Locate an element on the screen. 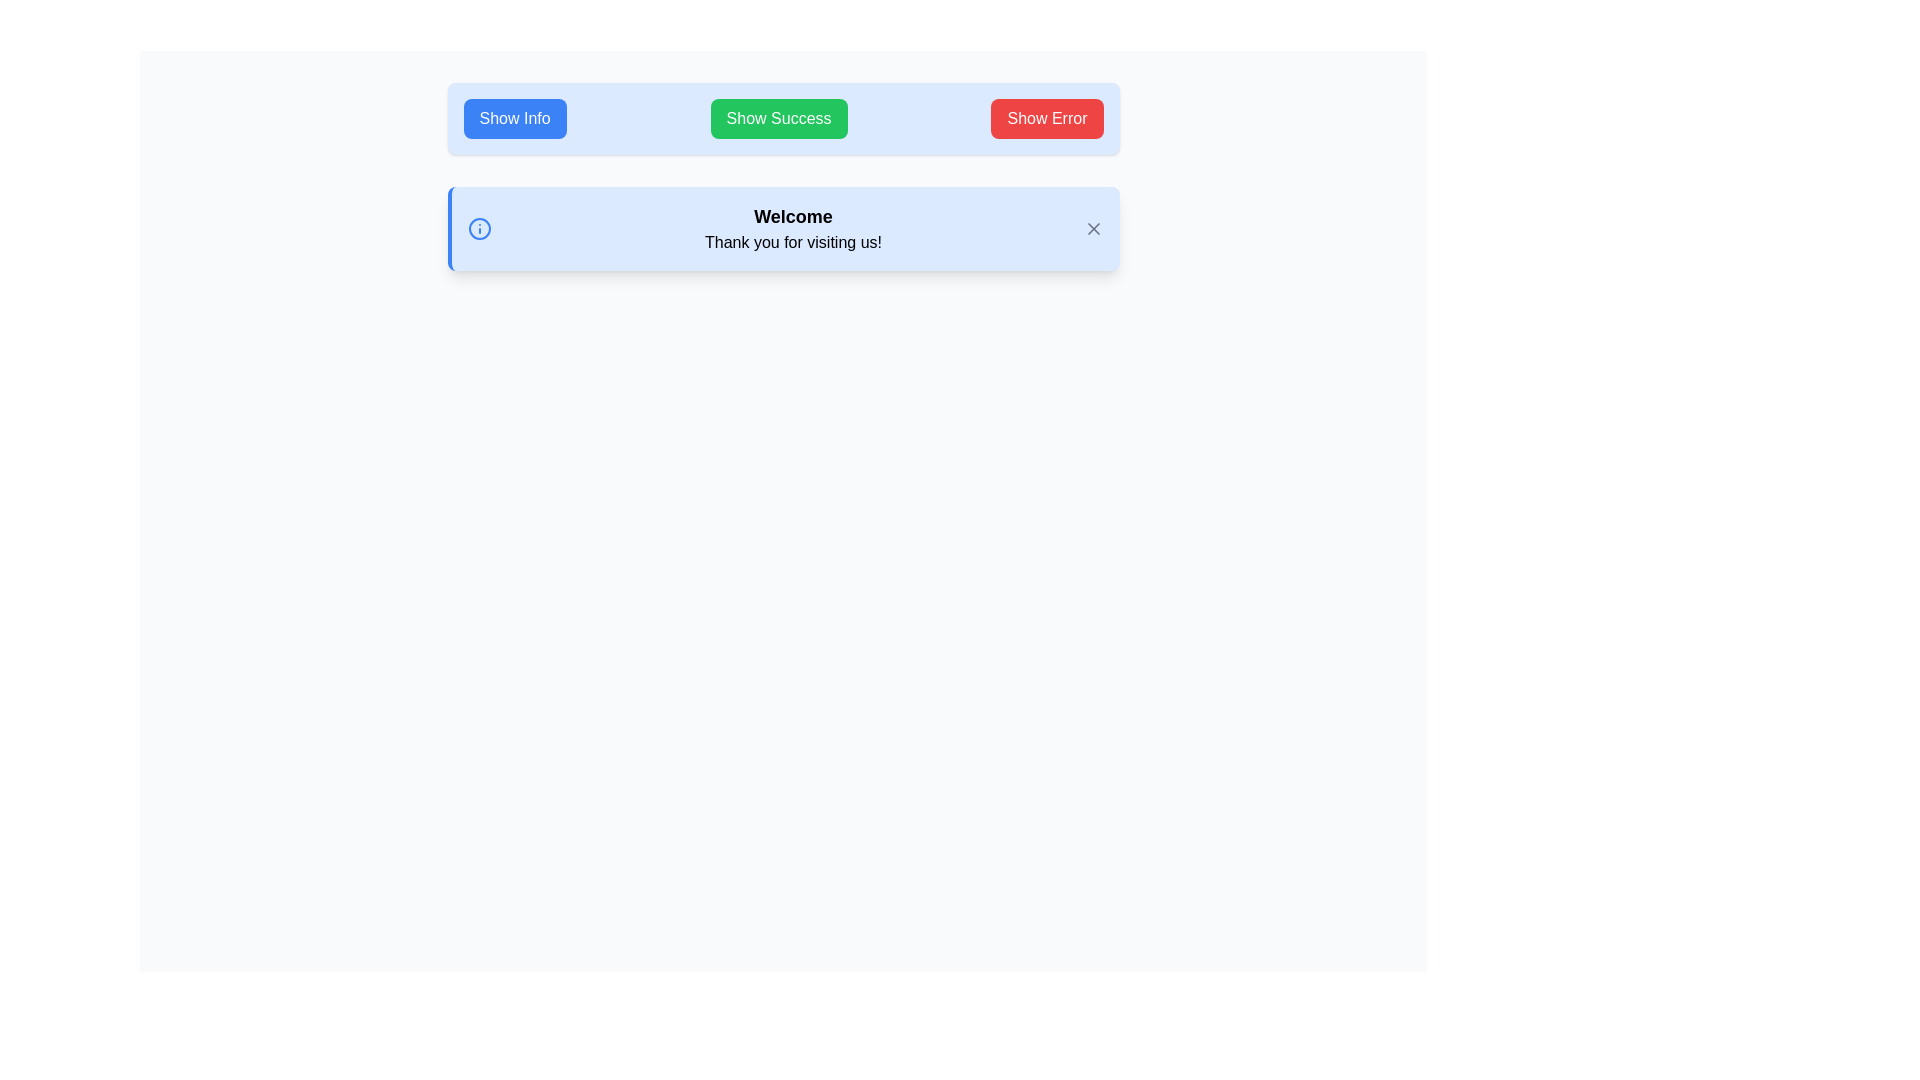  the error-related functionality button, which is the third button in a row of three, located on the far right, next to the green 'Show Success' button is located at coordinates (1046, 119).